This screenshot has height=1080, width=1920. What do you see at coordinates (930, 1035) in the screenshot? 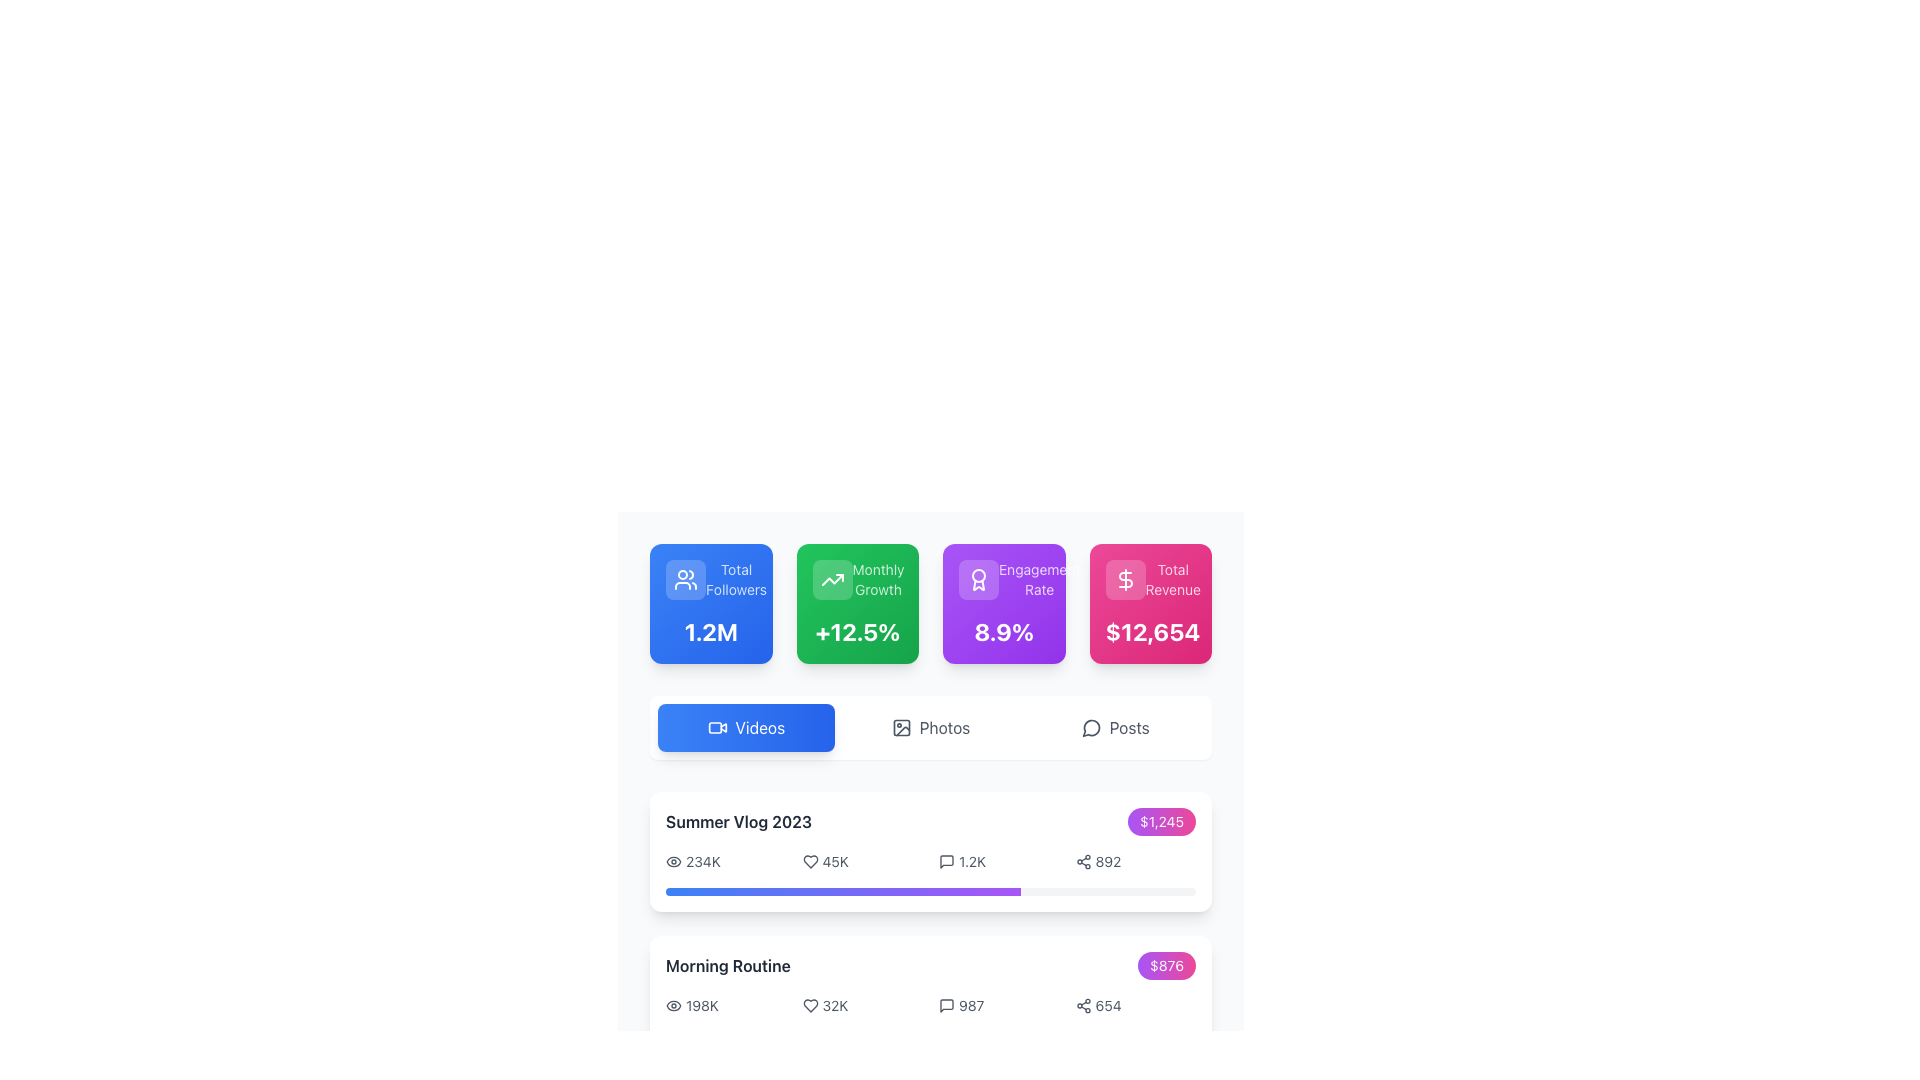
I see `the Progress bar located at the bottom section of the 'Morning Routine' card, which visually represents the completion percentage for the associated metrics` at bounding box center [930, 1035].